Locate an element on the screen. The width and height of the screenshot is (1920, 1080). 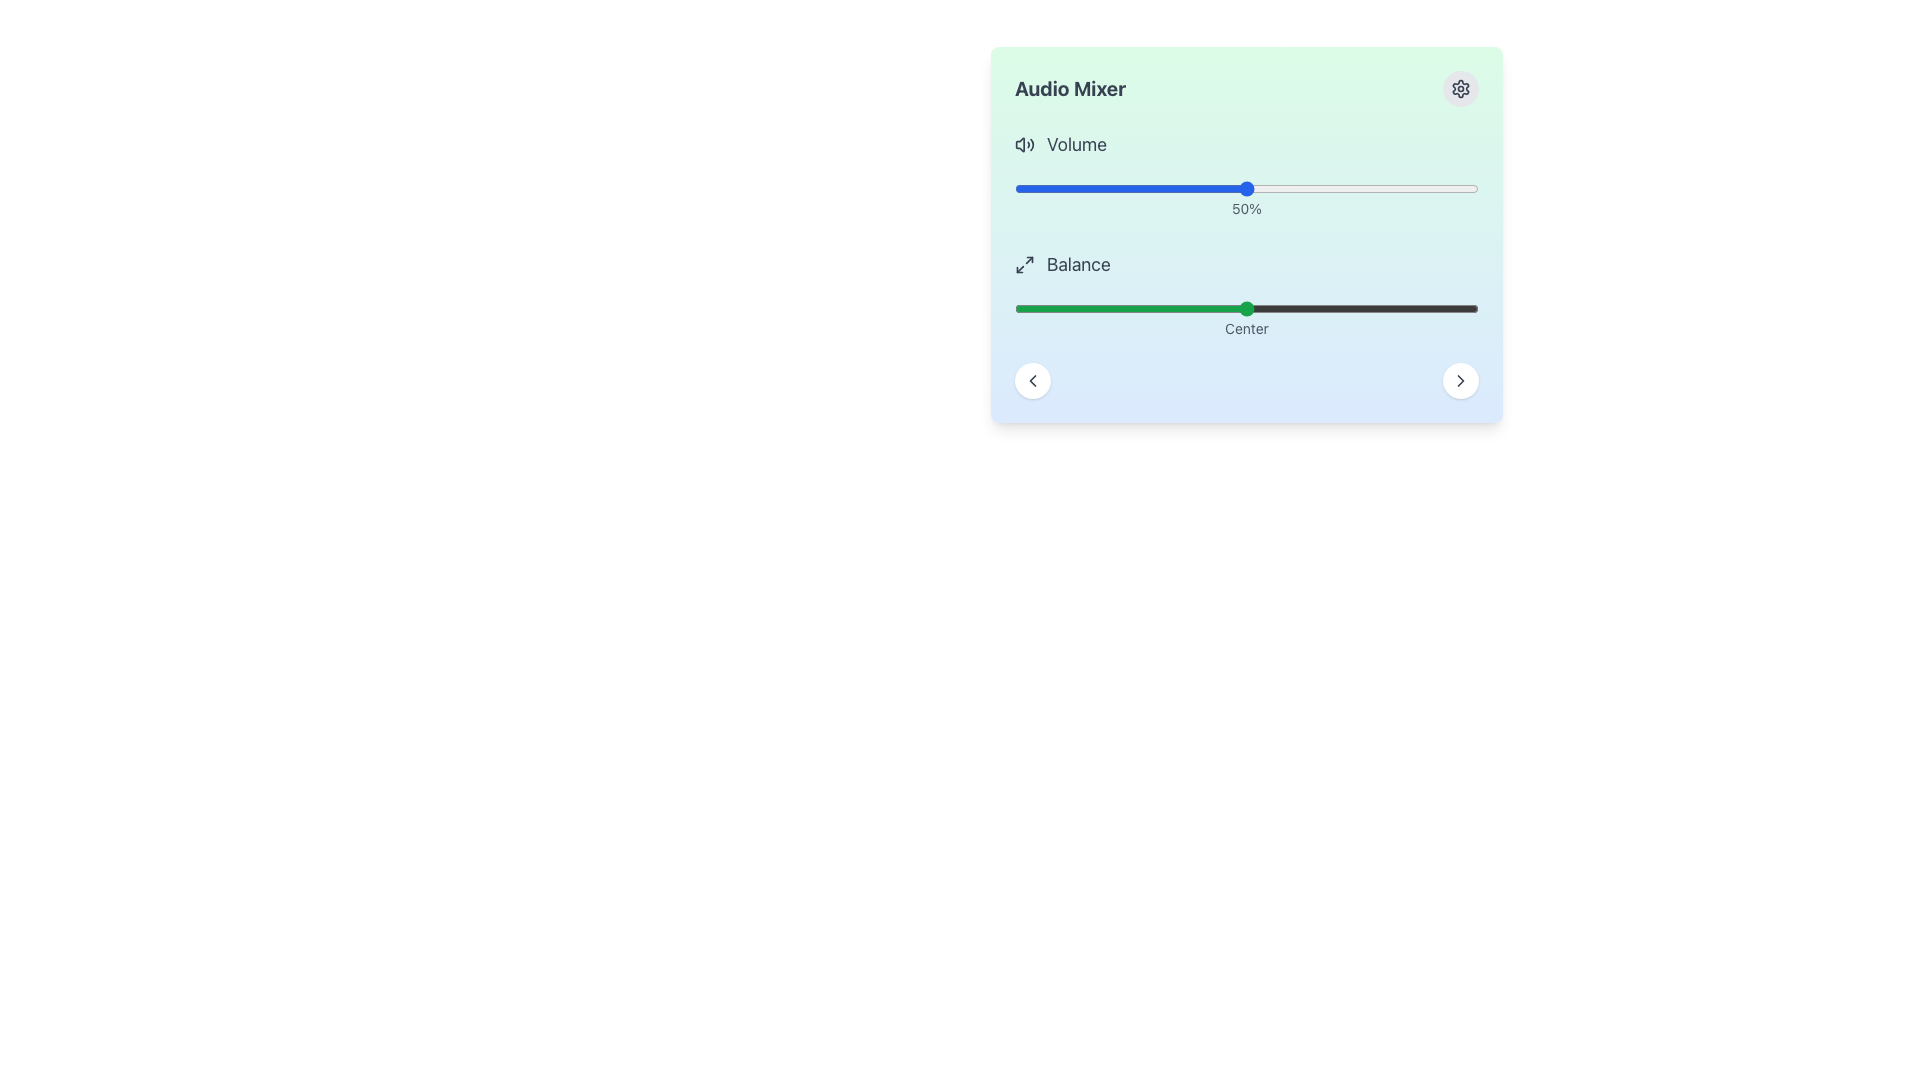
balance is located at coordinates (1144, 308).